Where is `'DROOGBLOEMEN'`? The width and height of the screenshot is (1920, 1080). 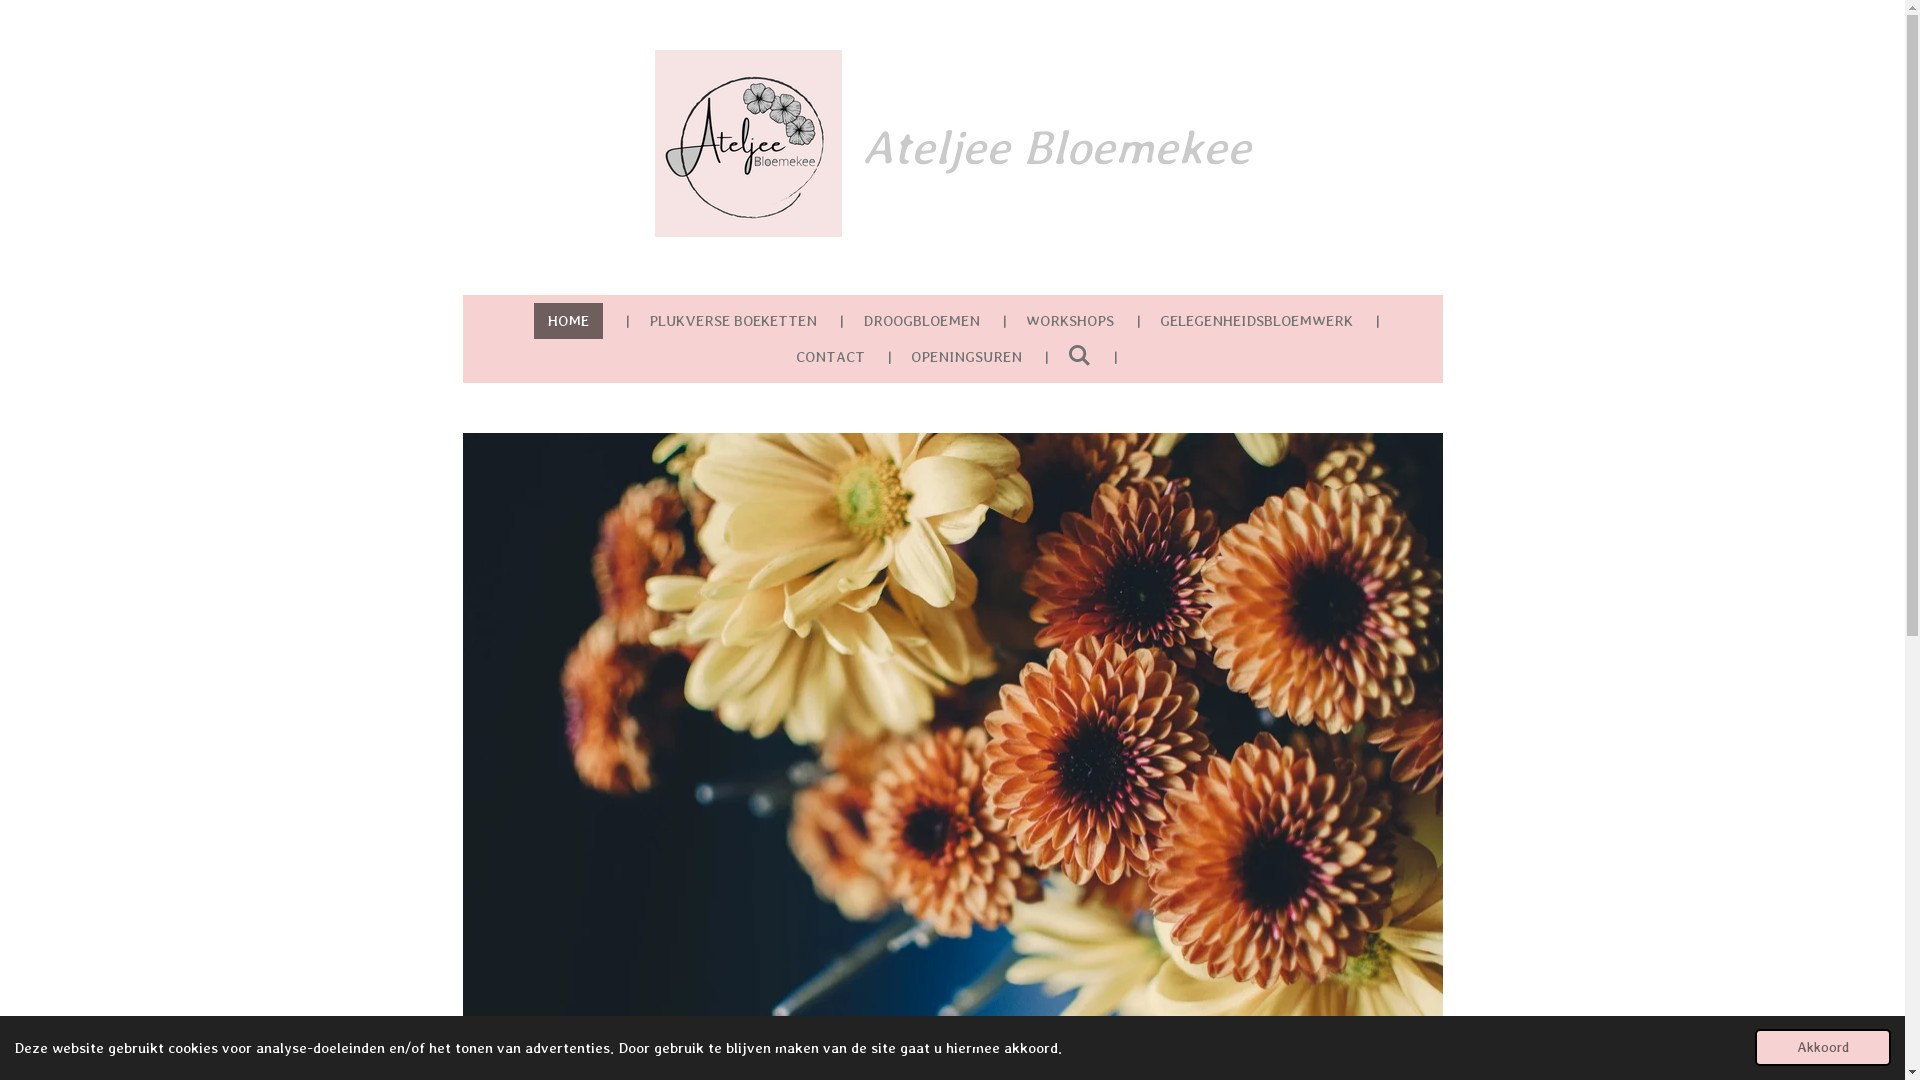
'DROOGBLOEMEN' is located at coordinates (849, 319).